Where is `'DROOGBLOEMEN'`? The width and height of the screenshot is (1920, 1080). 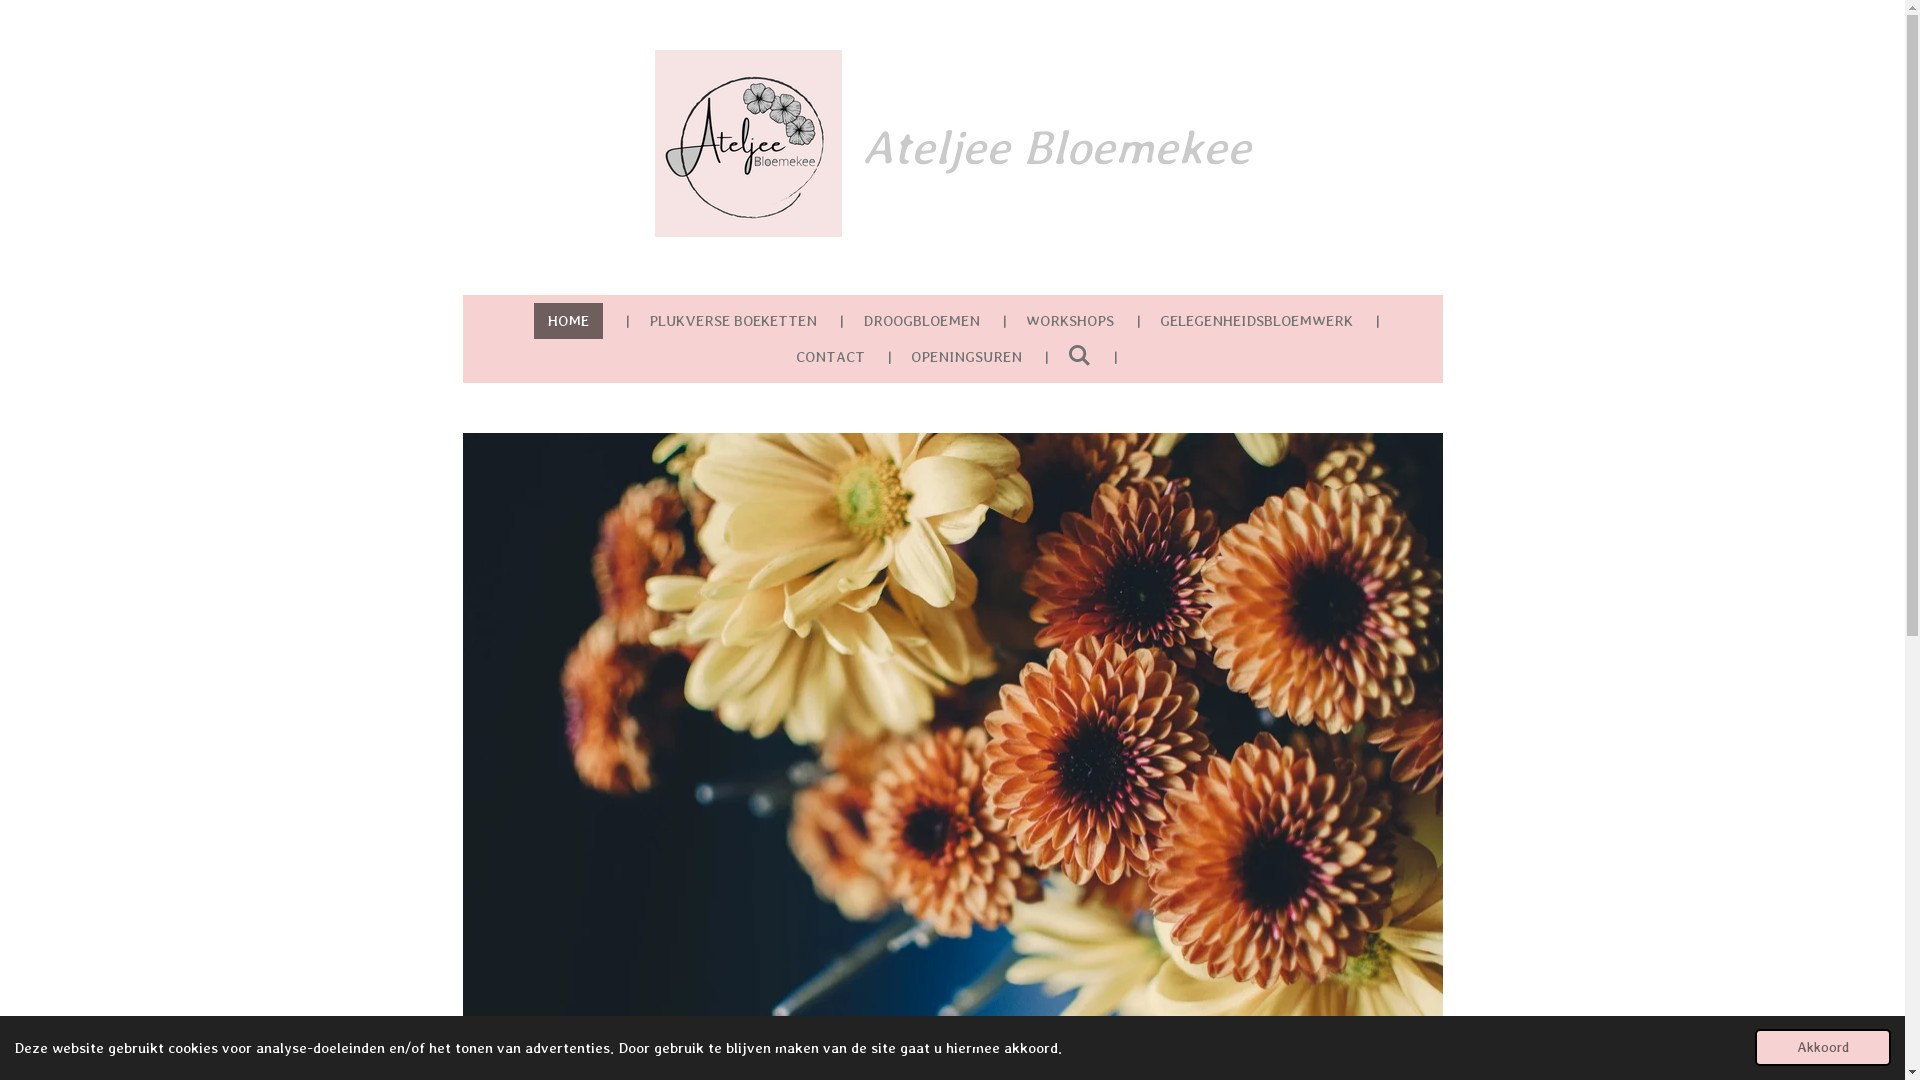
'DROOGBLOEMEN' is located at coordinates (849, 319).